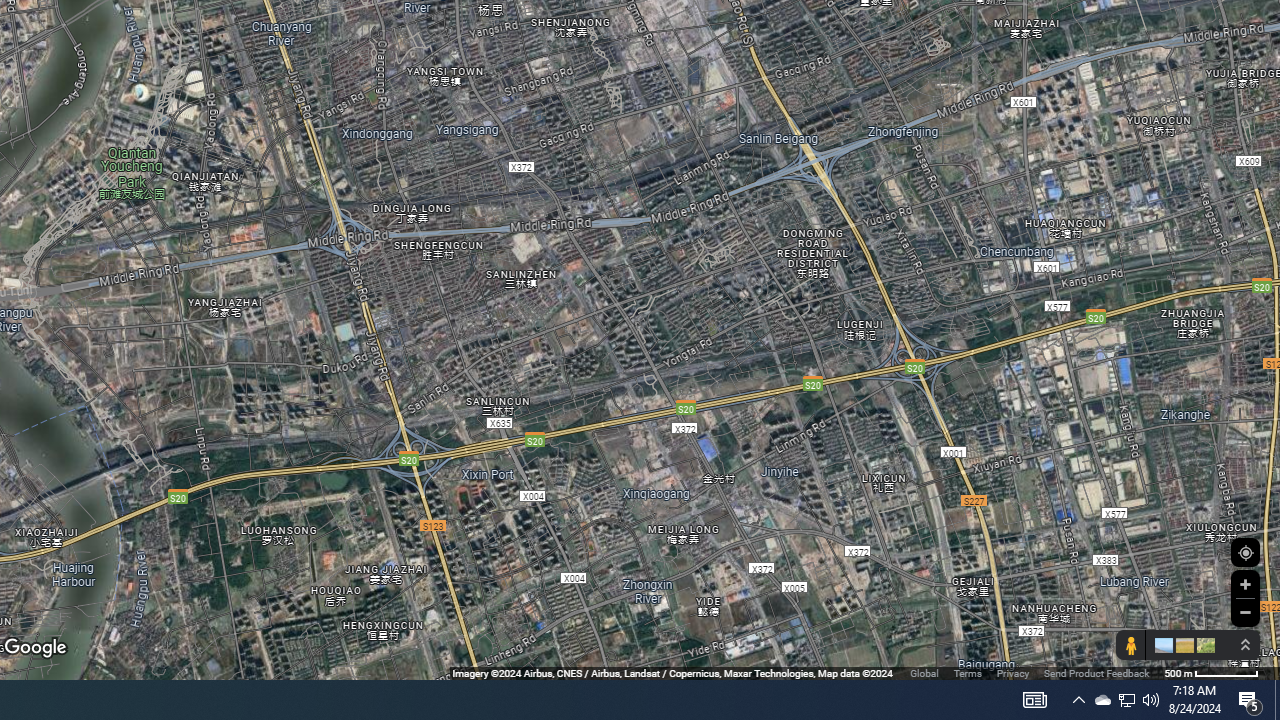  Describe the element at coordinates (1244, 552) in the screenshot. I see `'Show Your Location'` at that location.